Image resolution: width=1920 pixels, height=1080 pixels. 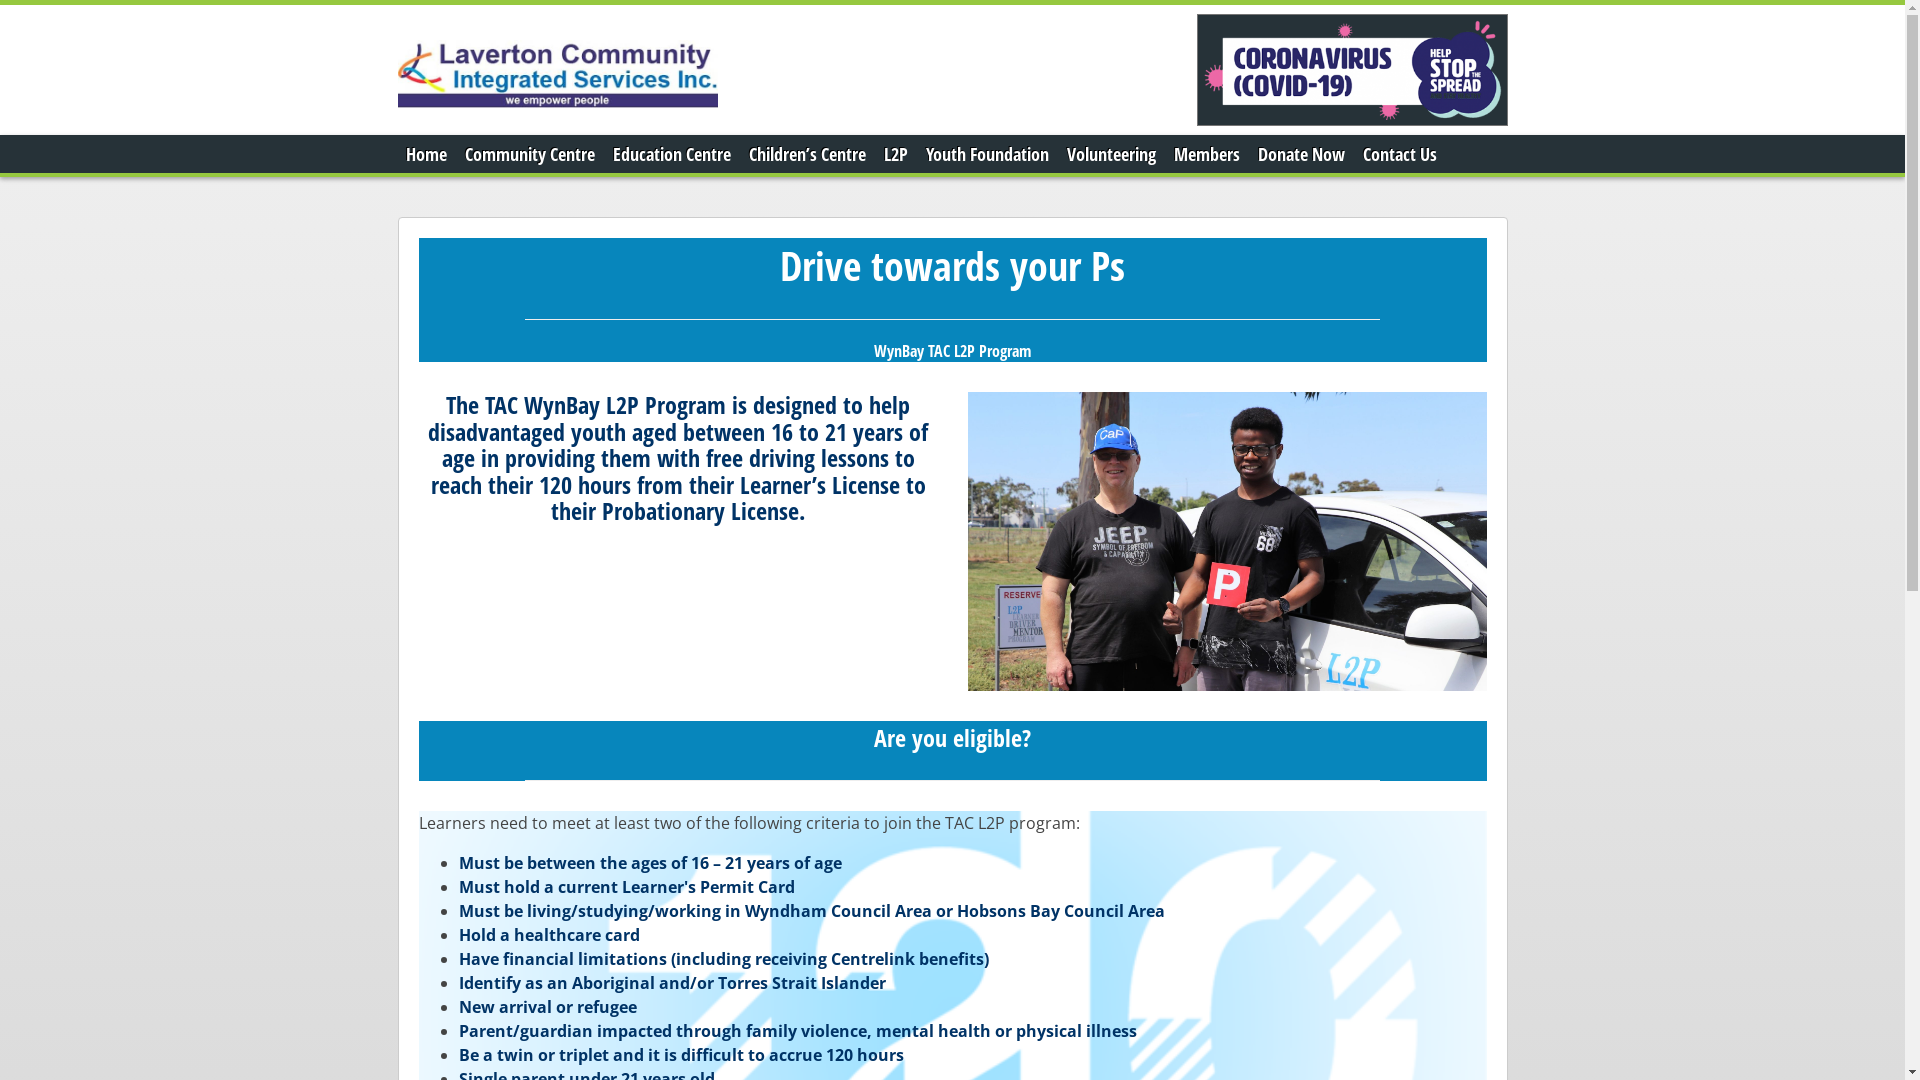 I want to click on 'WynBay TAC L2P Program', so click(x=951, y=350).